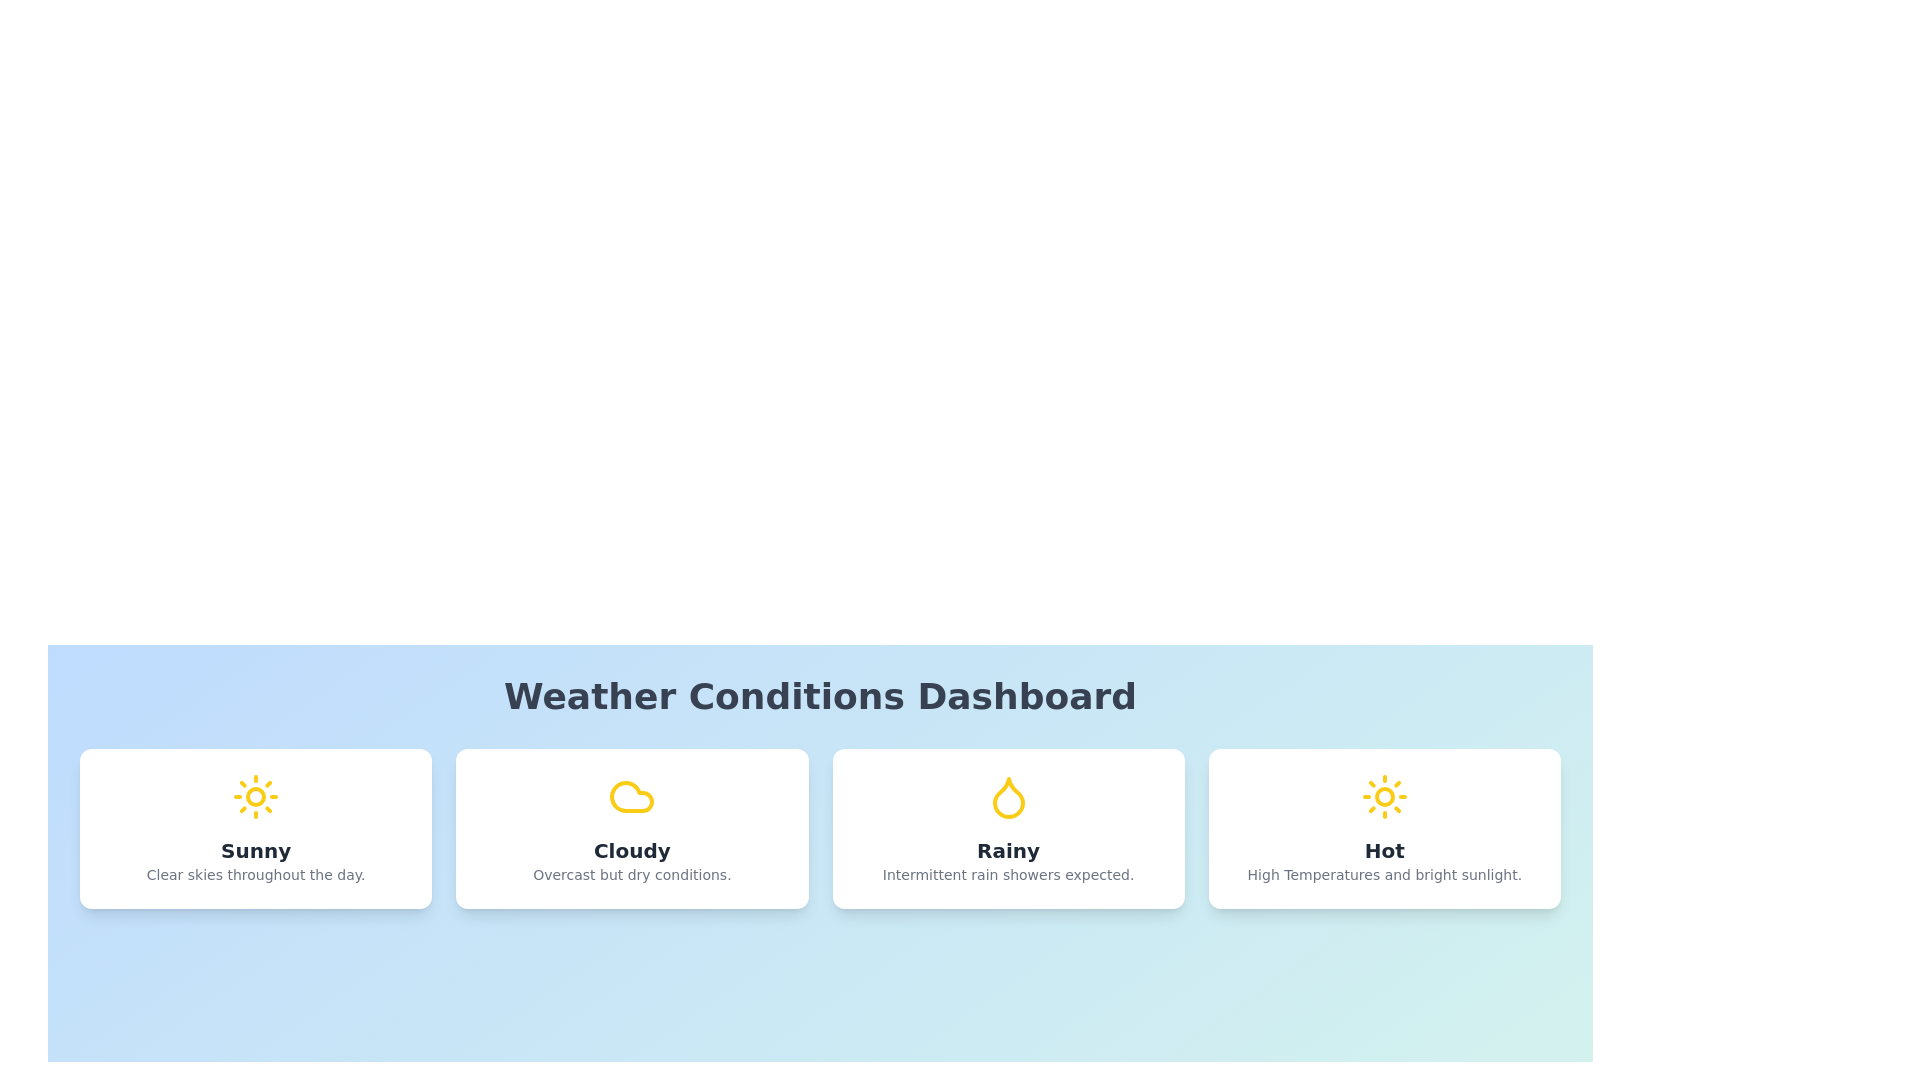  What do you see at coordinates (631, 796) in the screenshot?
I see `the yellow cloud icon, which is the central design feature under the 'Cloudy' title in the grid layout` at bounding box center [631, 796].